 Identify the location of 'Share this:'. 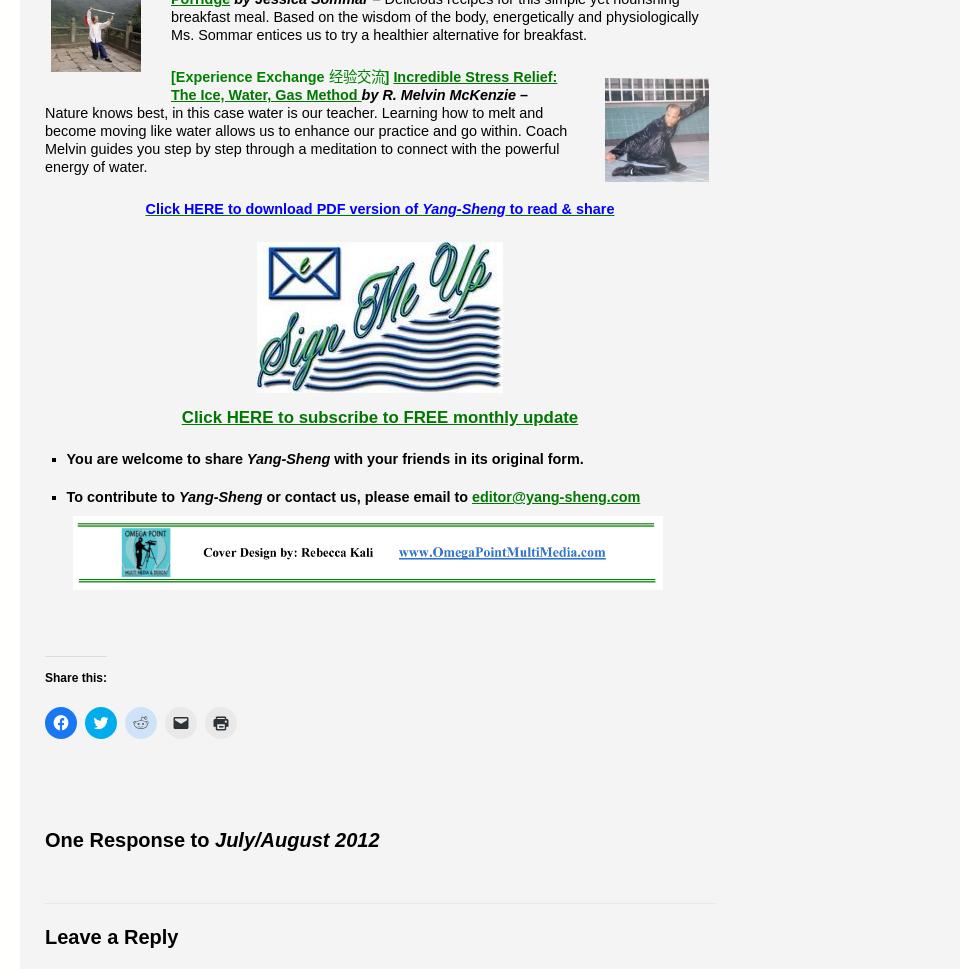
(44, 677).